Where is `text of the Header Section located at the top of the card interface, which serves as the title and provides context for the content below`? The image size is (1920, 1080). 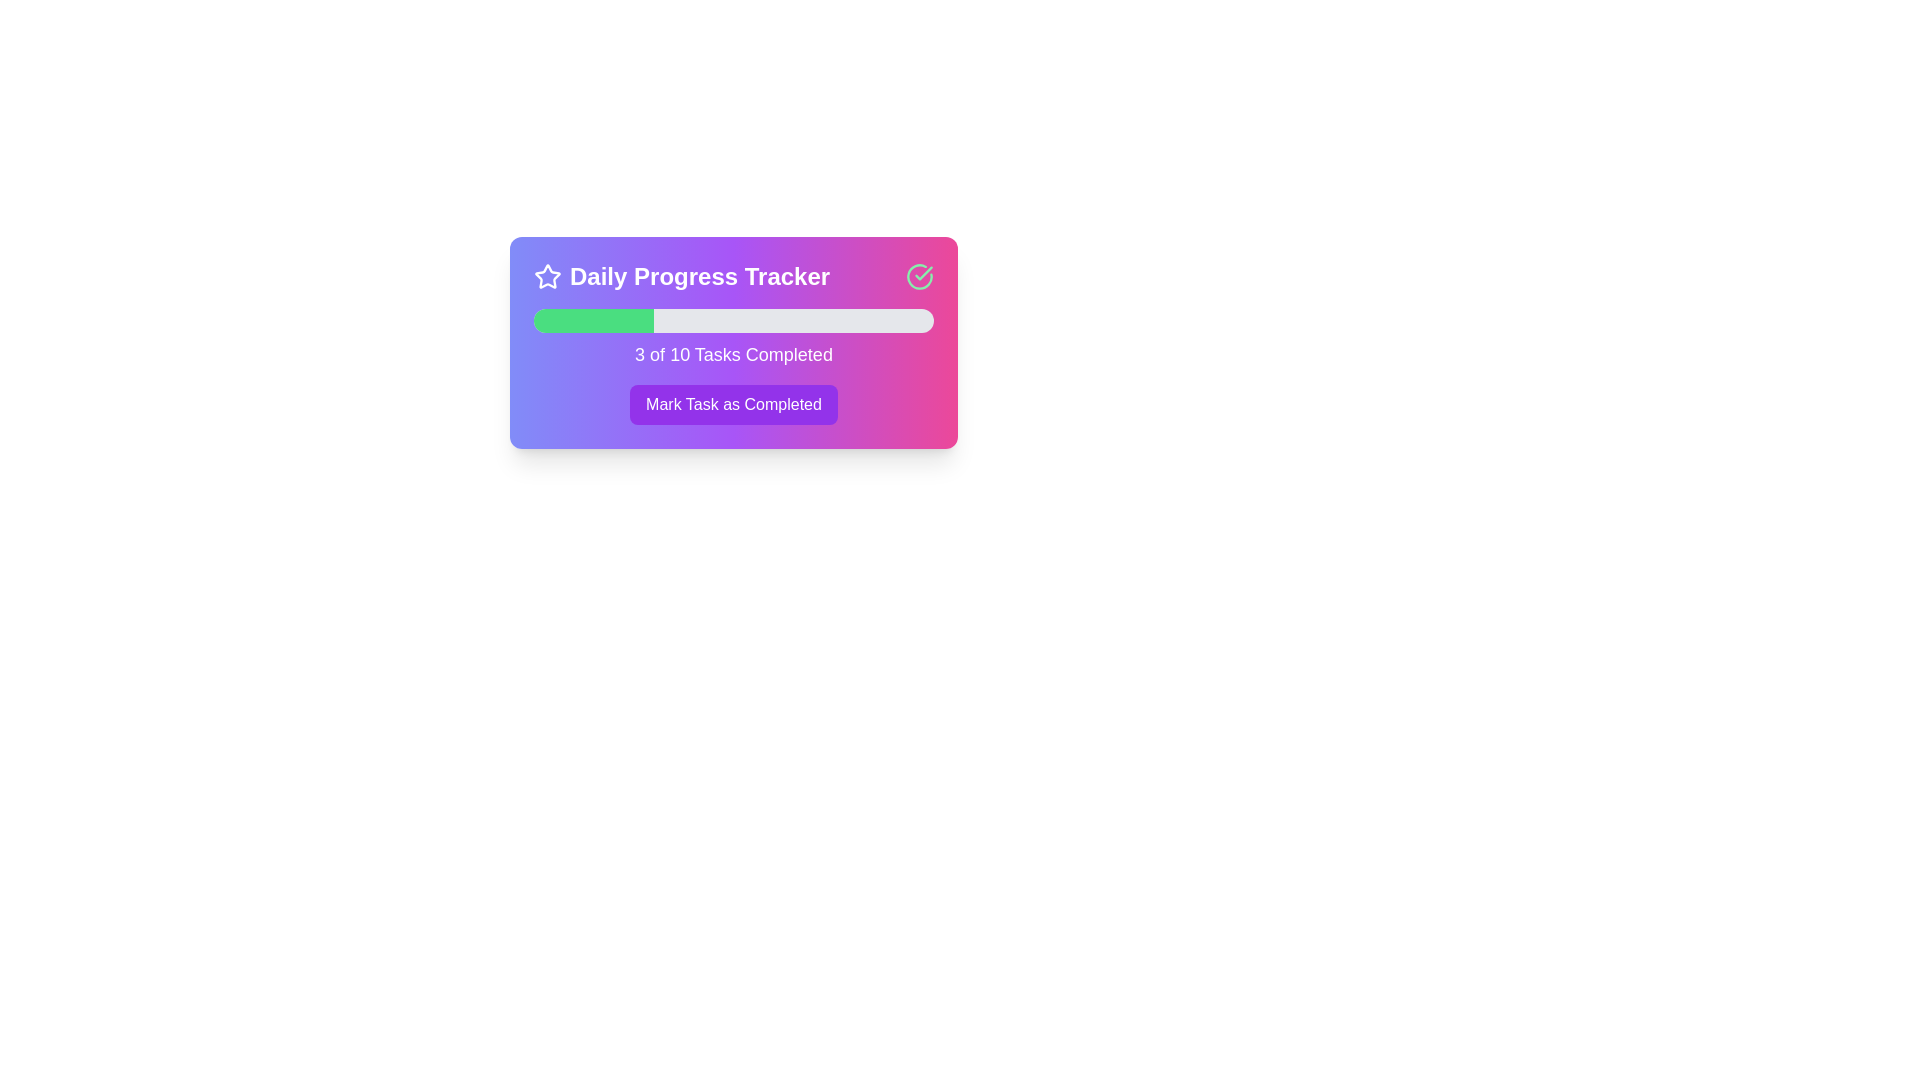 text of the Header Section located at the top of the card interface, which serves as the title and provides context for the content below is located at coordinates (733, 277).